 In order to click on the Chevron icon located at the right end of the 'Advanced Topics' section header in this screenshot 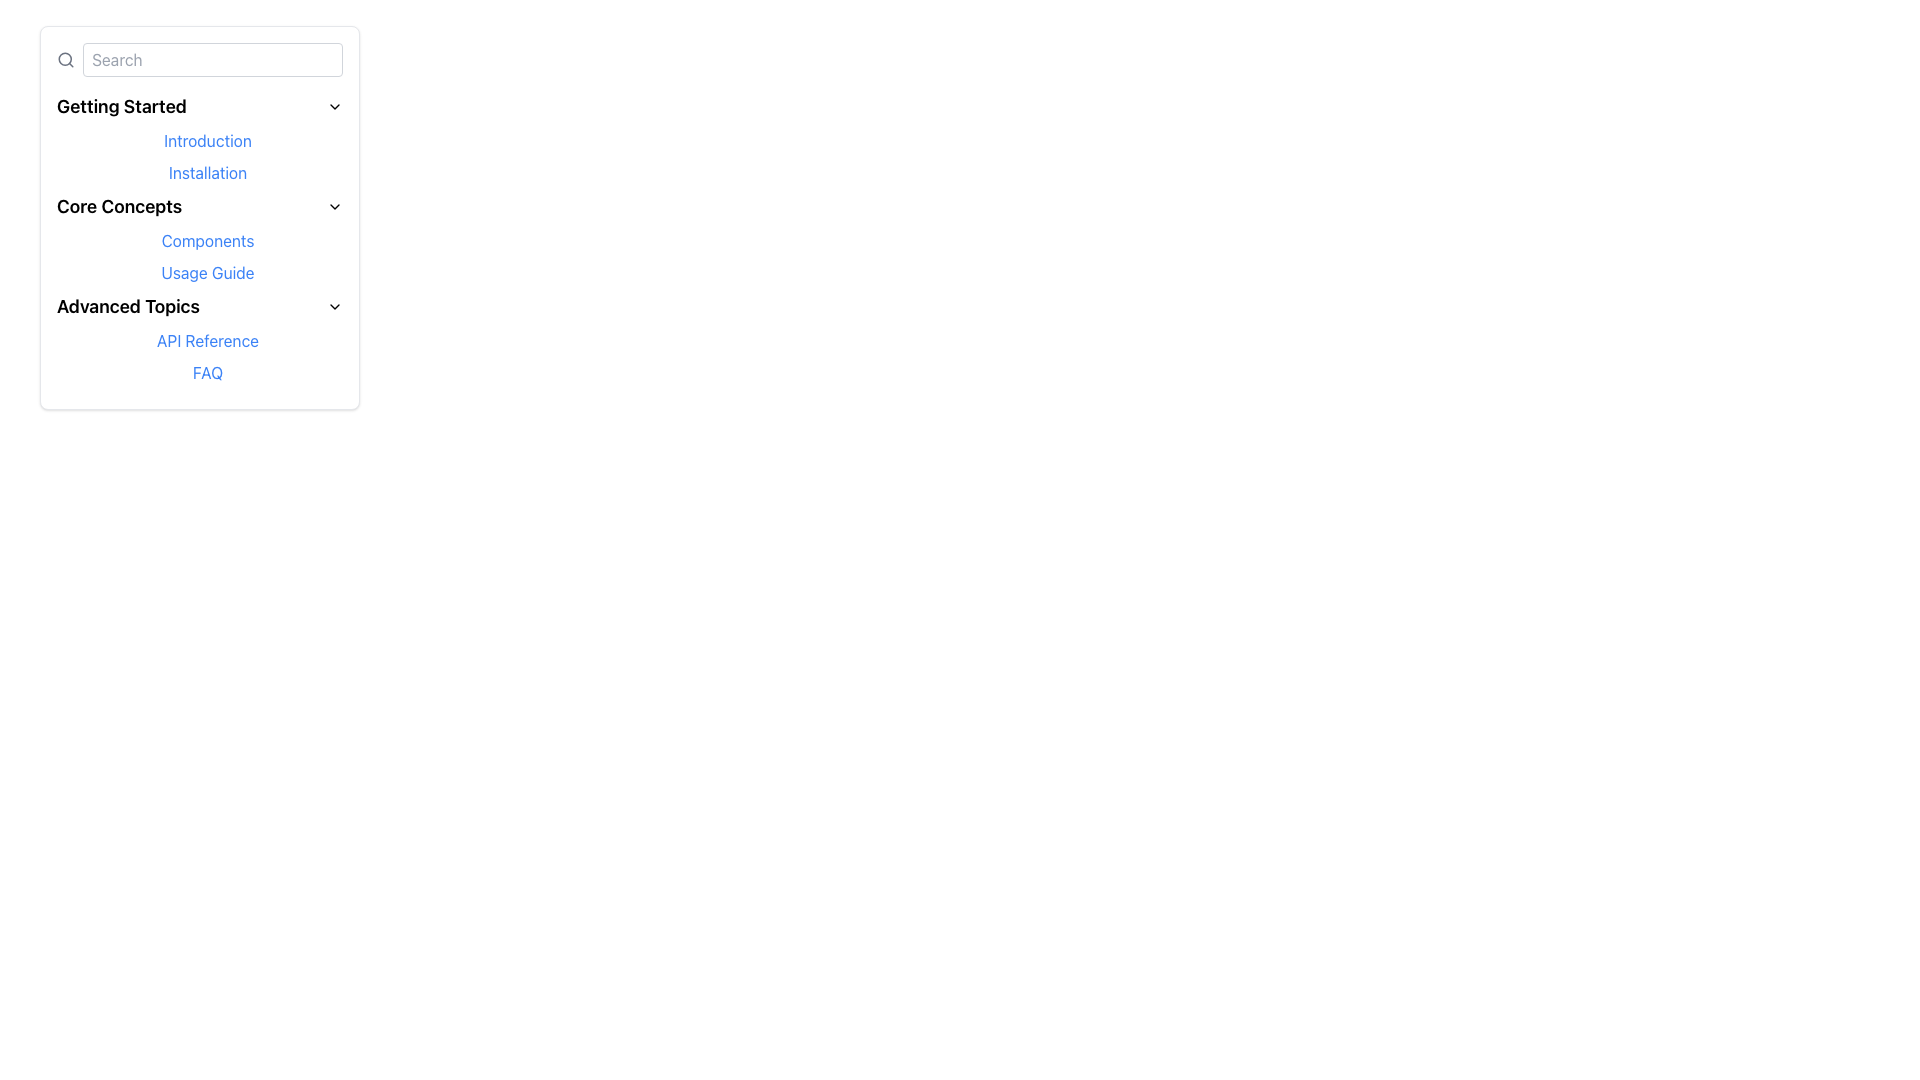, I will do `click(335, 307)`.